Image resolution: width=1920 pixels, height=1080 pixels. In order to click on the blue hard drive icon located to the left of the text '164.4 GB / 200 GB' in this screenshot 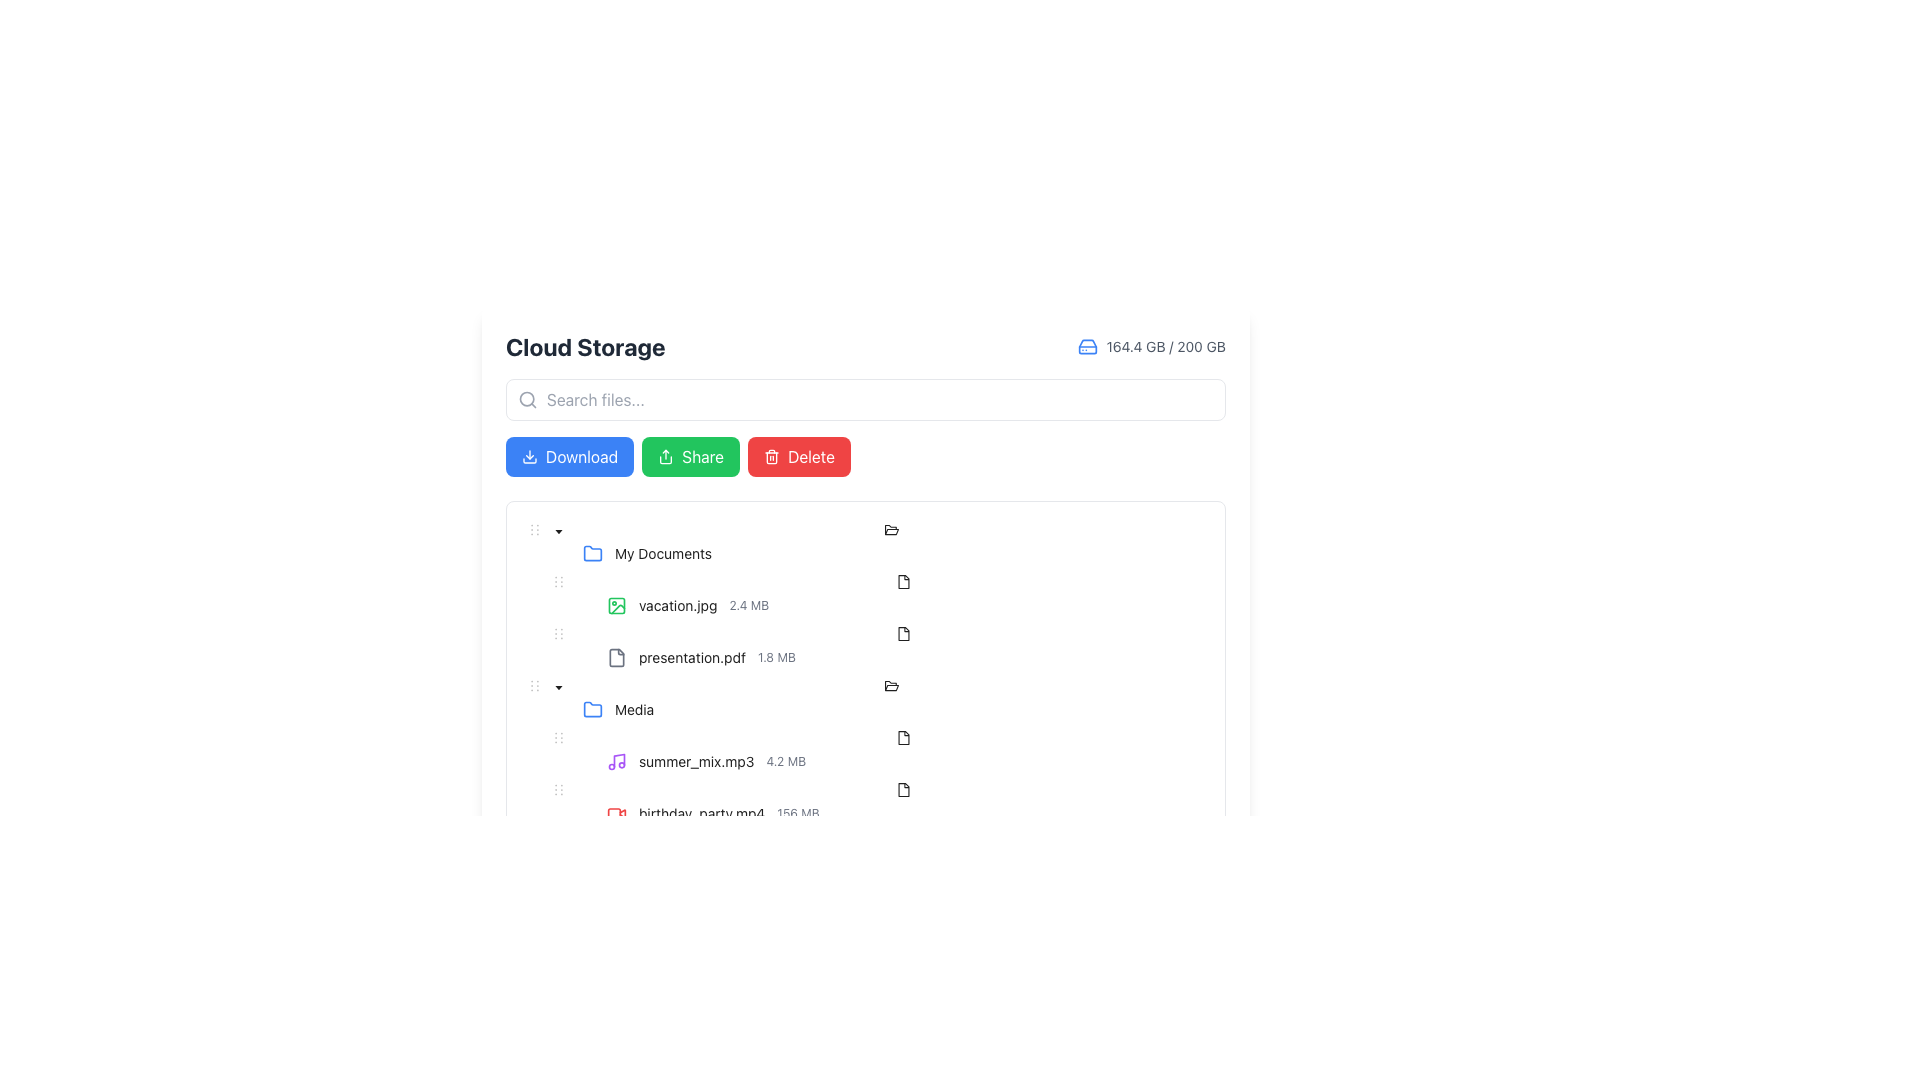, I will do `click(1087, 346)`.